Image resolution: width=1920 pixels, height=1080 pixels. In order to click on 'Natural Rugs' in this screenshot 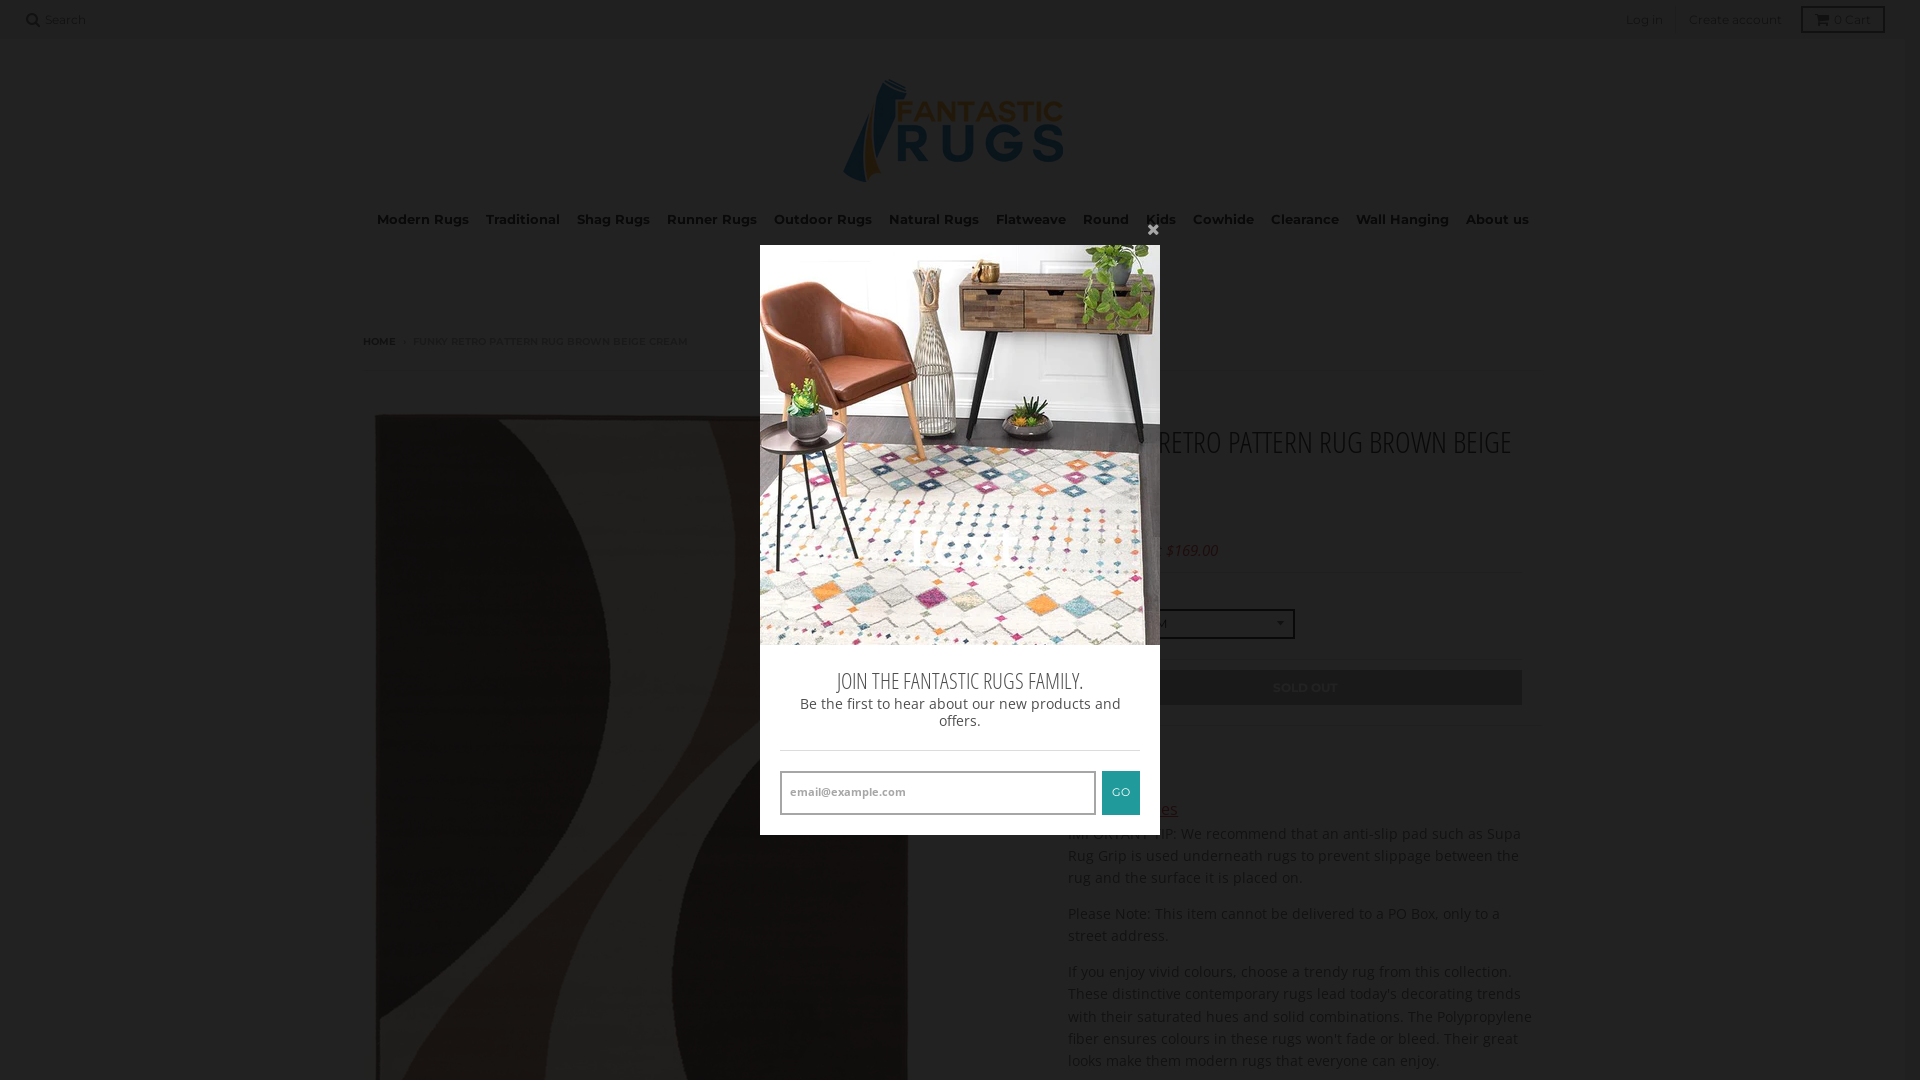, I will do `click(933, 219)`.